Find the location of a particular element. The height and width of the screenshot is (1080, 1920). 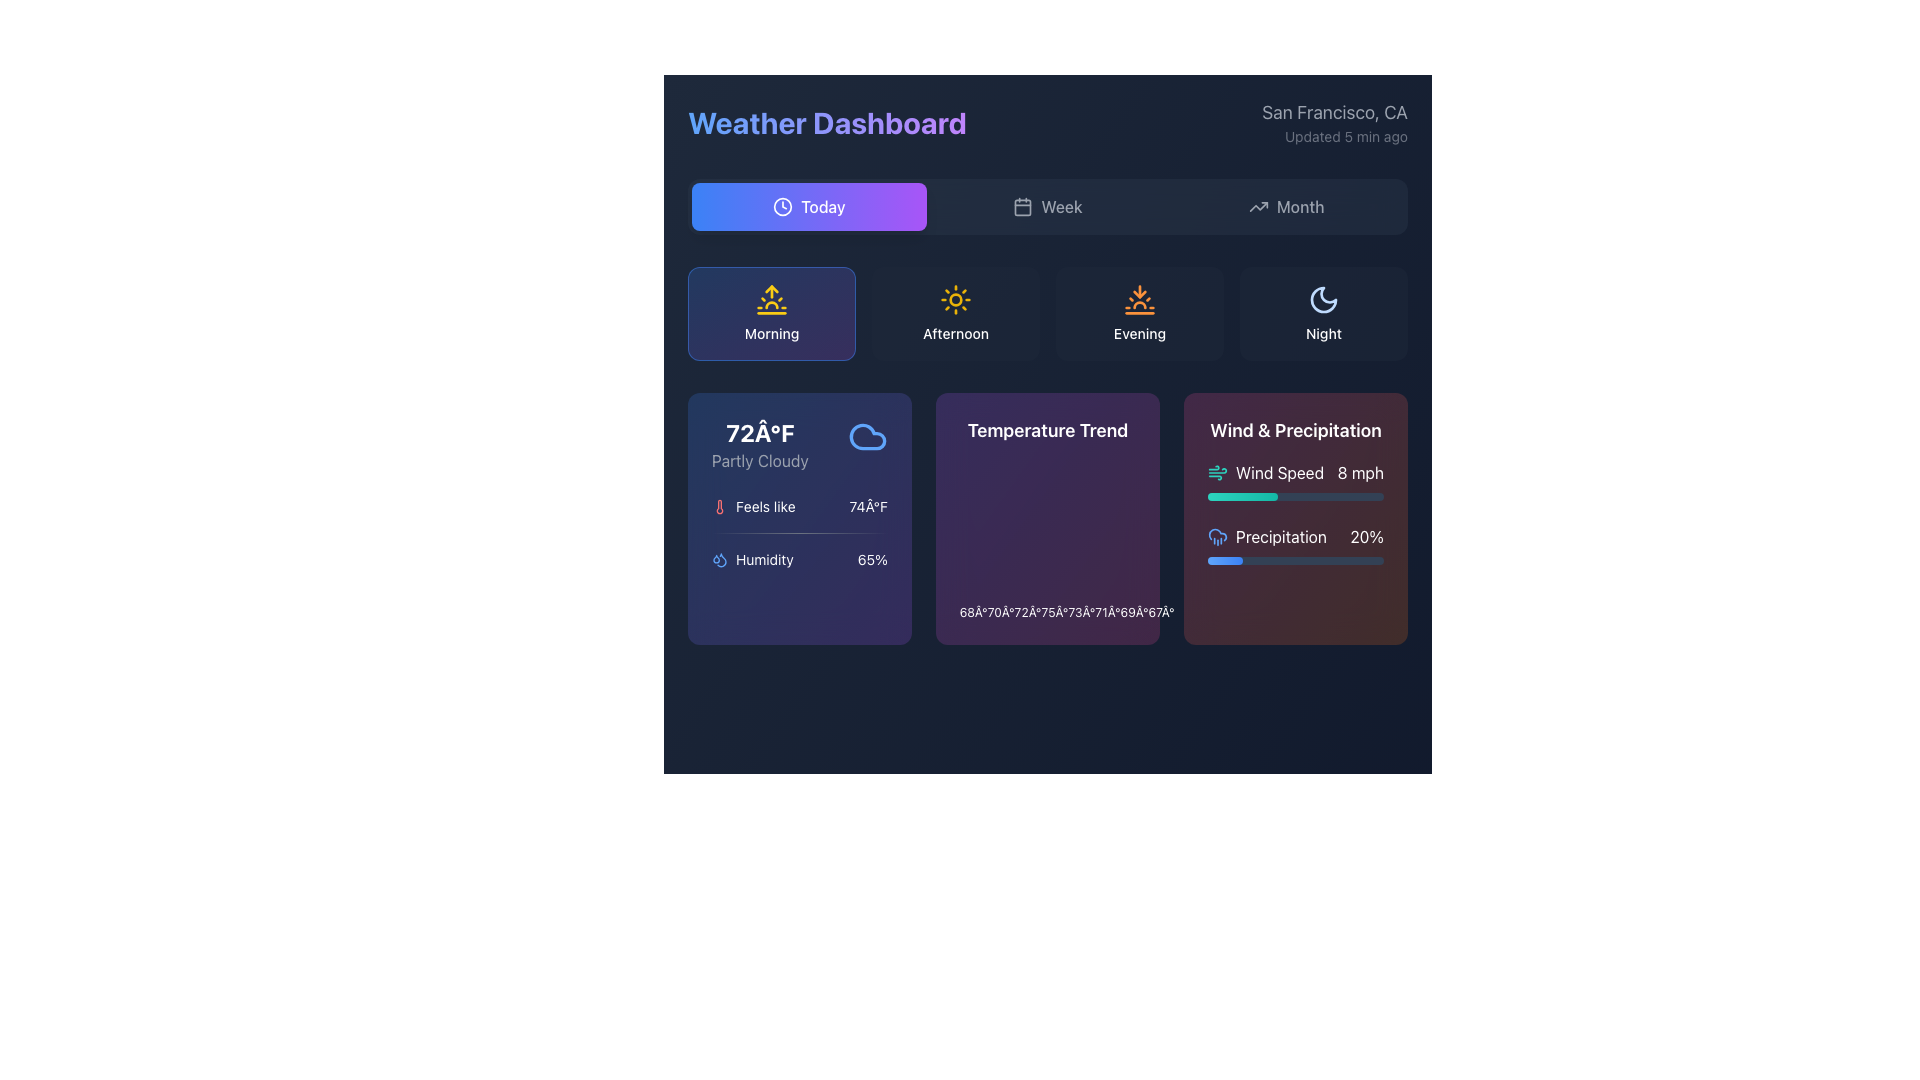

the Circular outline SVG element located in the header control bar, which is part of the 'Today' tab is located at coordinates (781, 207).